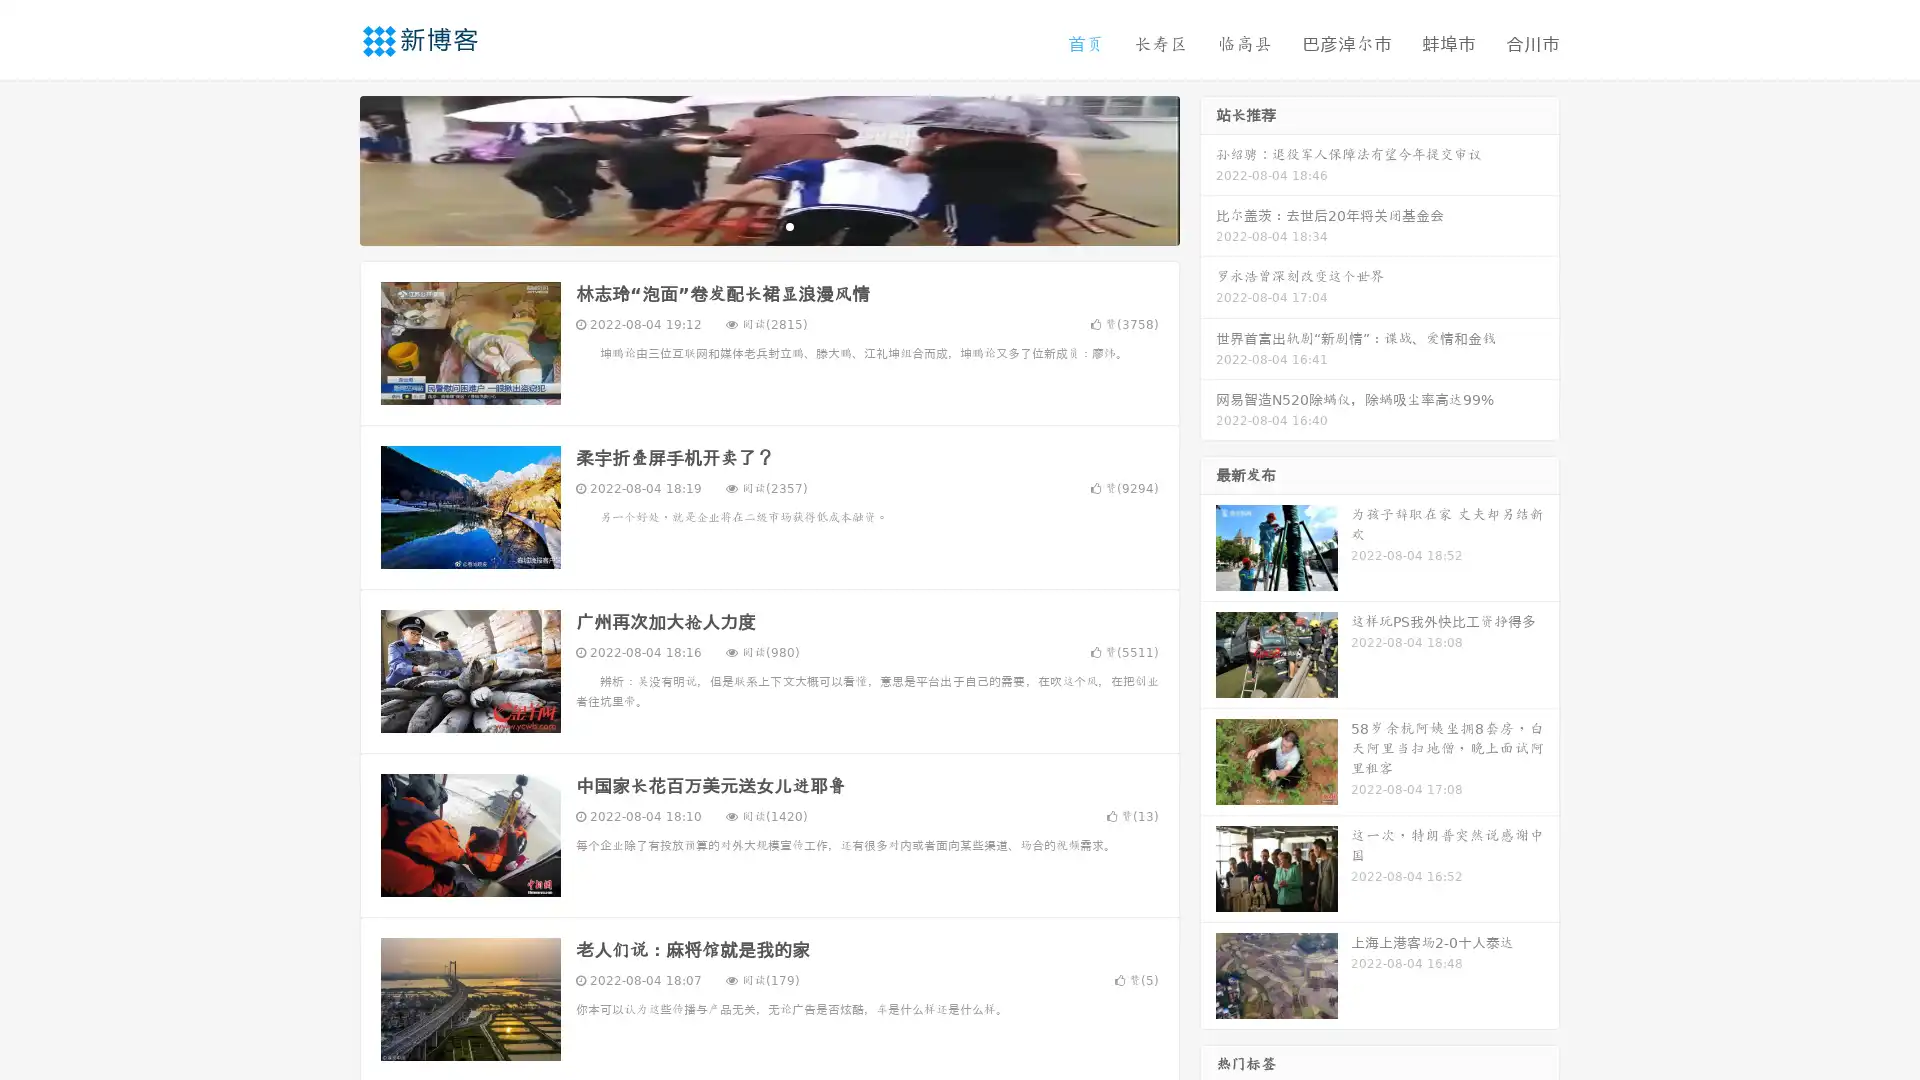 This screenshot has height=1080, width=1920. Describe the element at coordinates (1208, 168) in the screenshot. I see `Next slide` at that location.